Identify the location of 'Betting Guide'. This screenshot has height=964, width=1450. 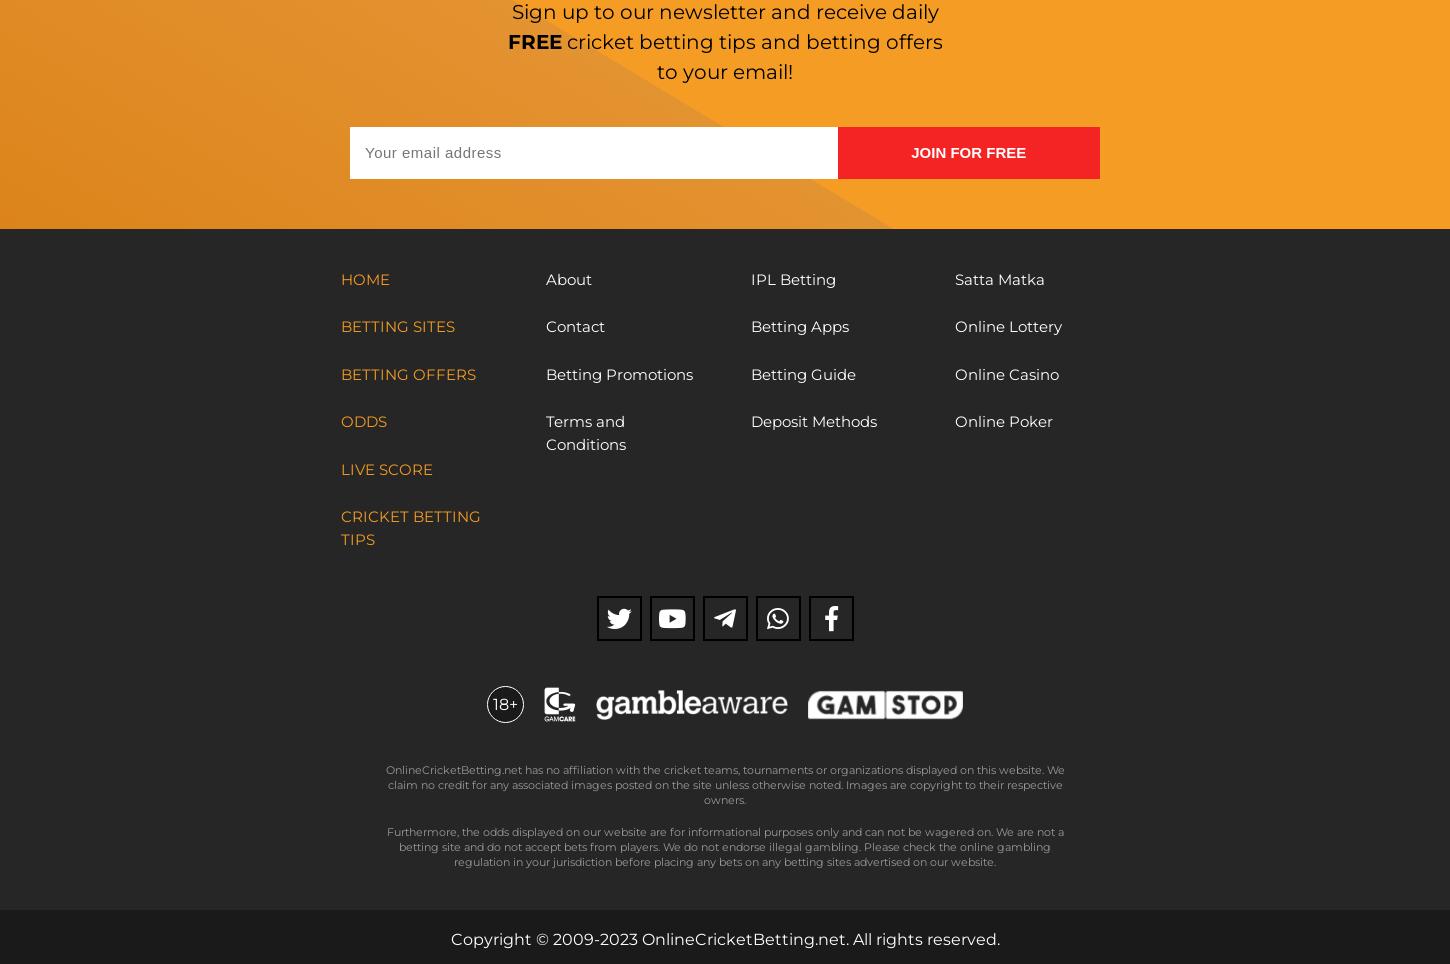
(802, 373).